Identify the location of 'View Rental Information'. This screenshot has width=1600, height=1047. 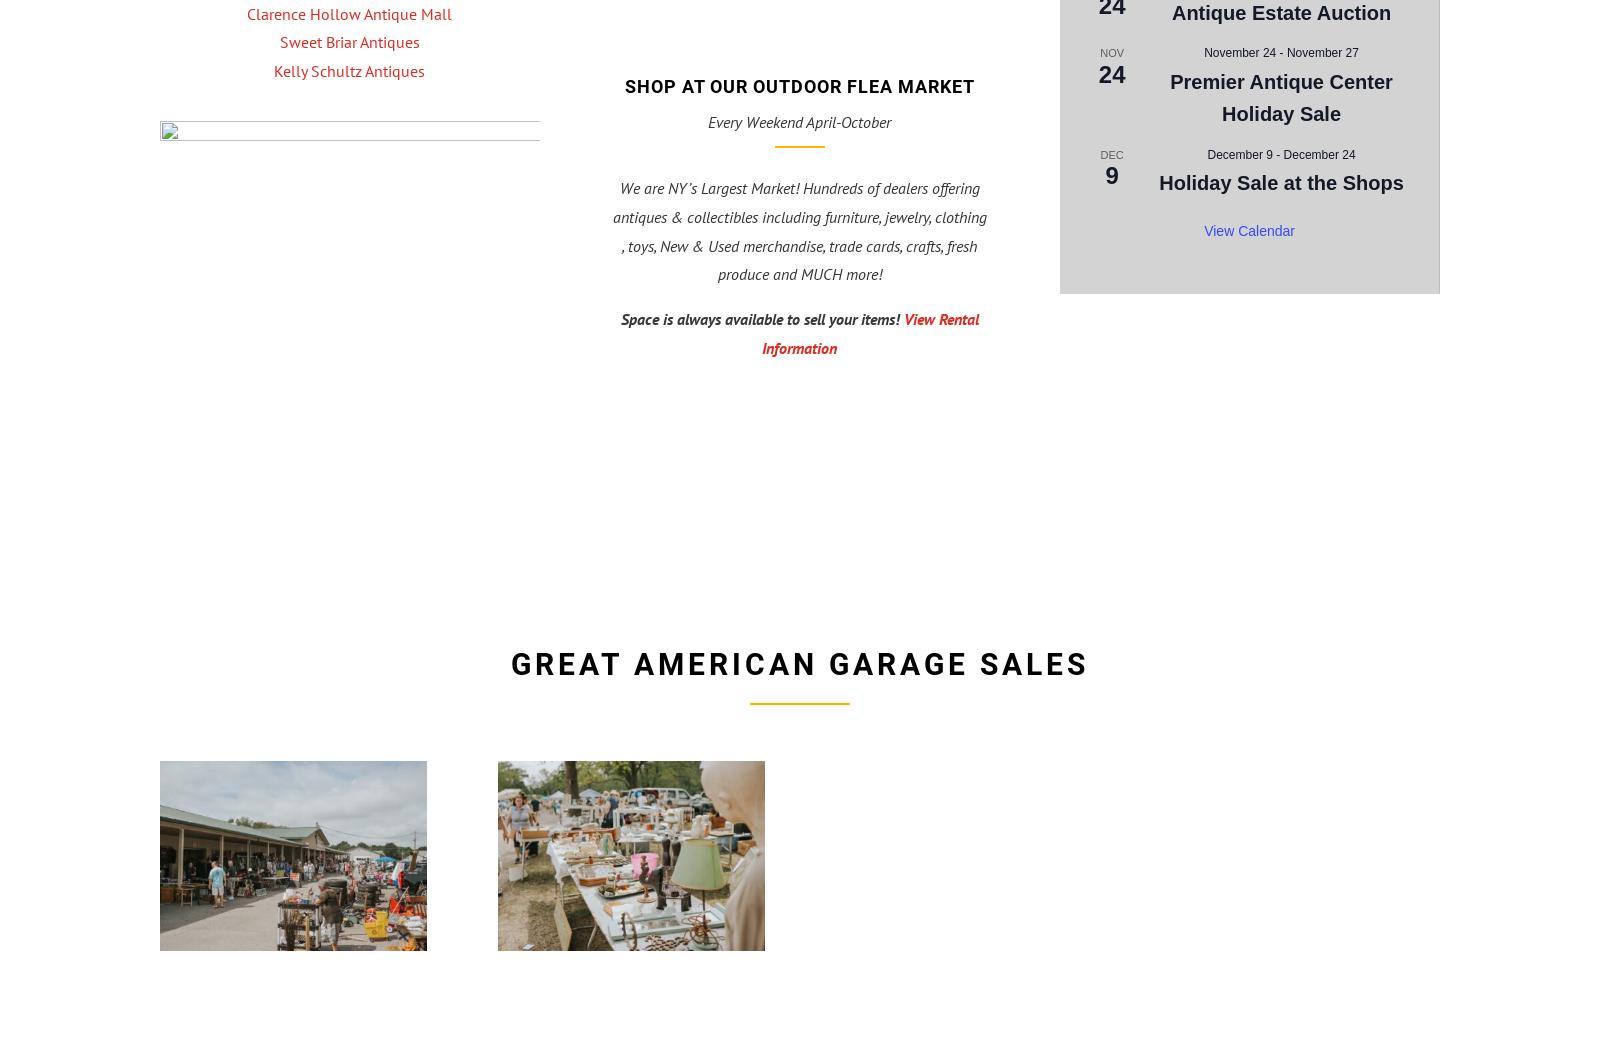
(762, 332).